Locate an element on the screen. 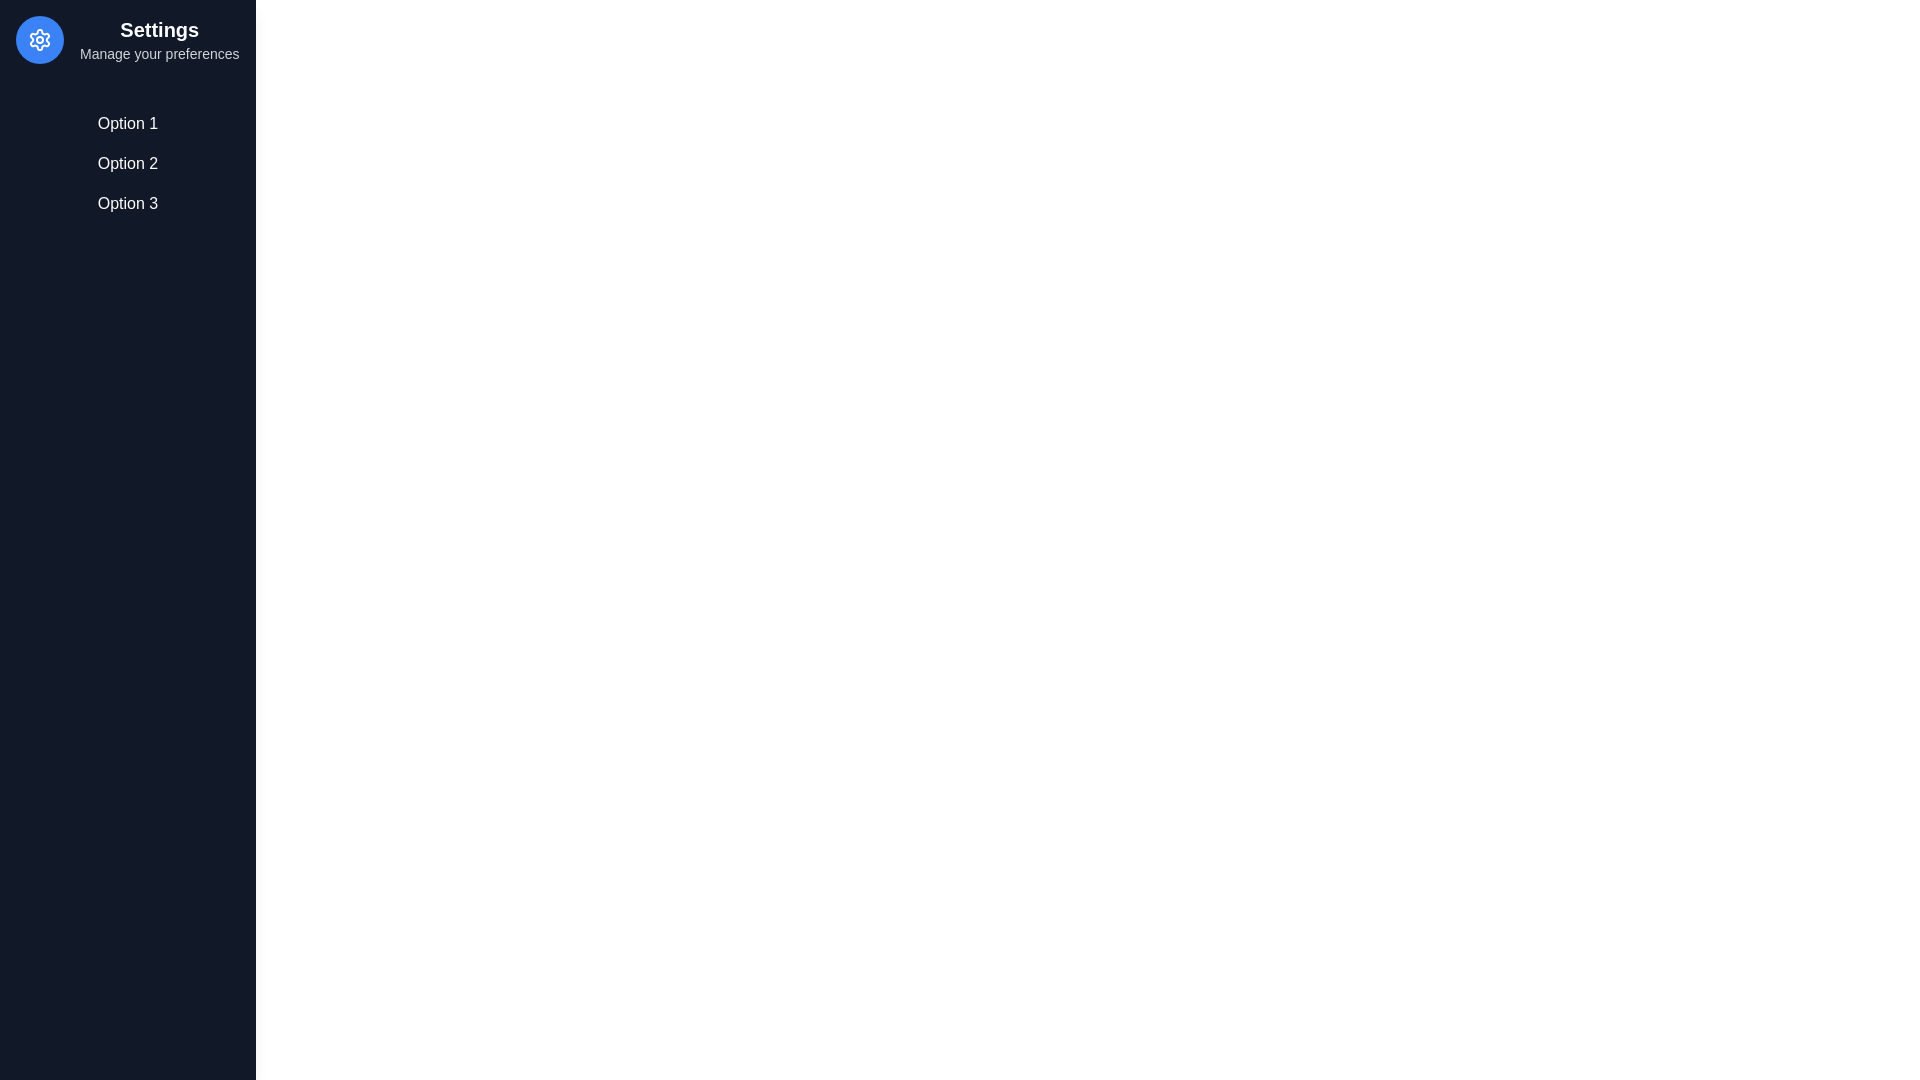  the title or heading text located at the top left corner of the interface, which indicates the purpose of the options presented in the same area is located at coordinates (158, 30).